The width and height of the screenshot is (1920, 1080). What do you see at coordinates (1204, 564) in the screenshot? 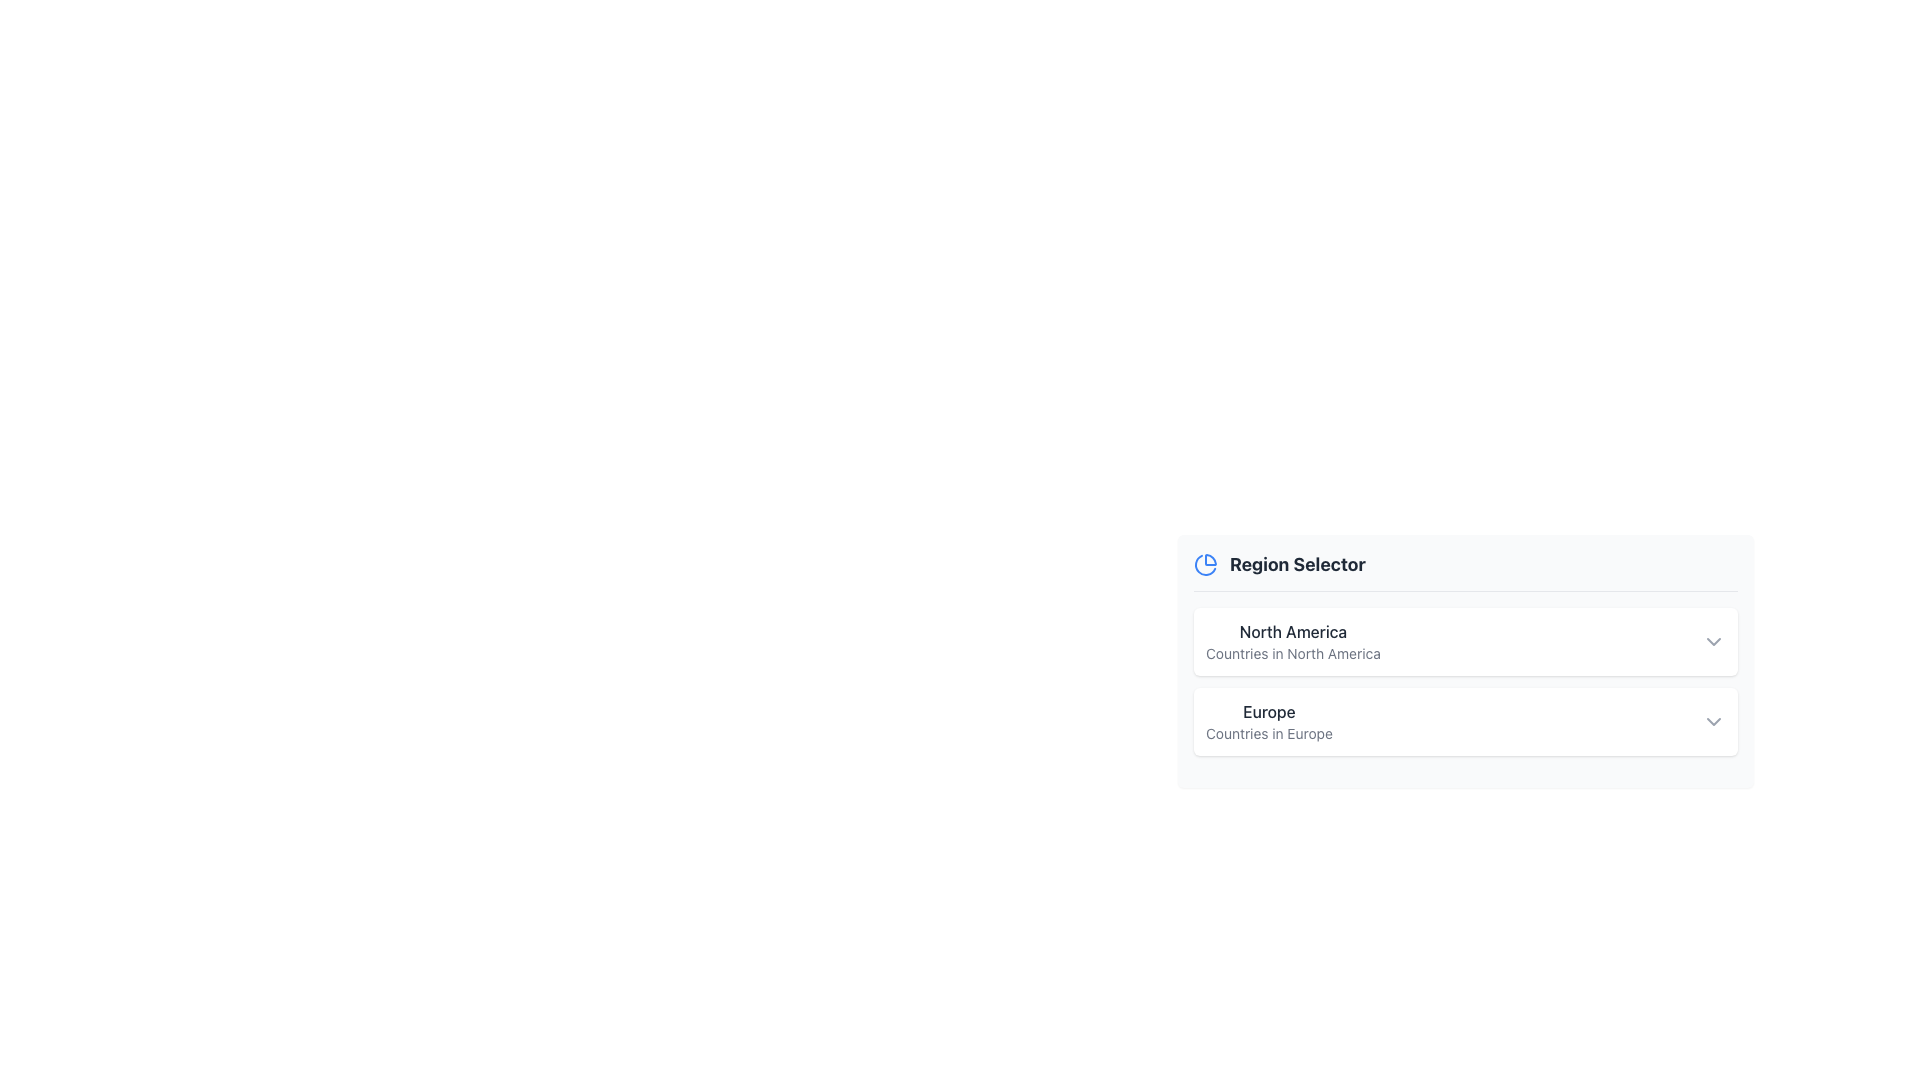
I see `the blue pie chart icon located to the left of the 'Region Selector' text in the header section` at bounding box center [1204, 564].